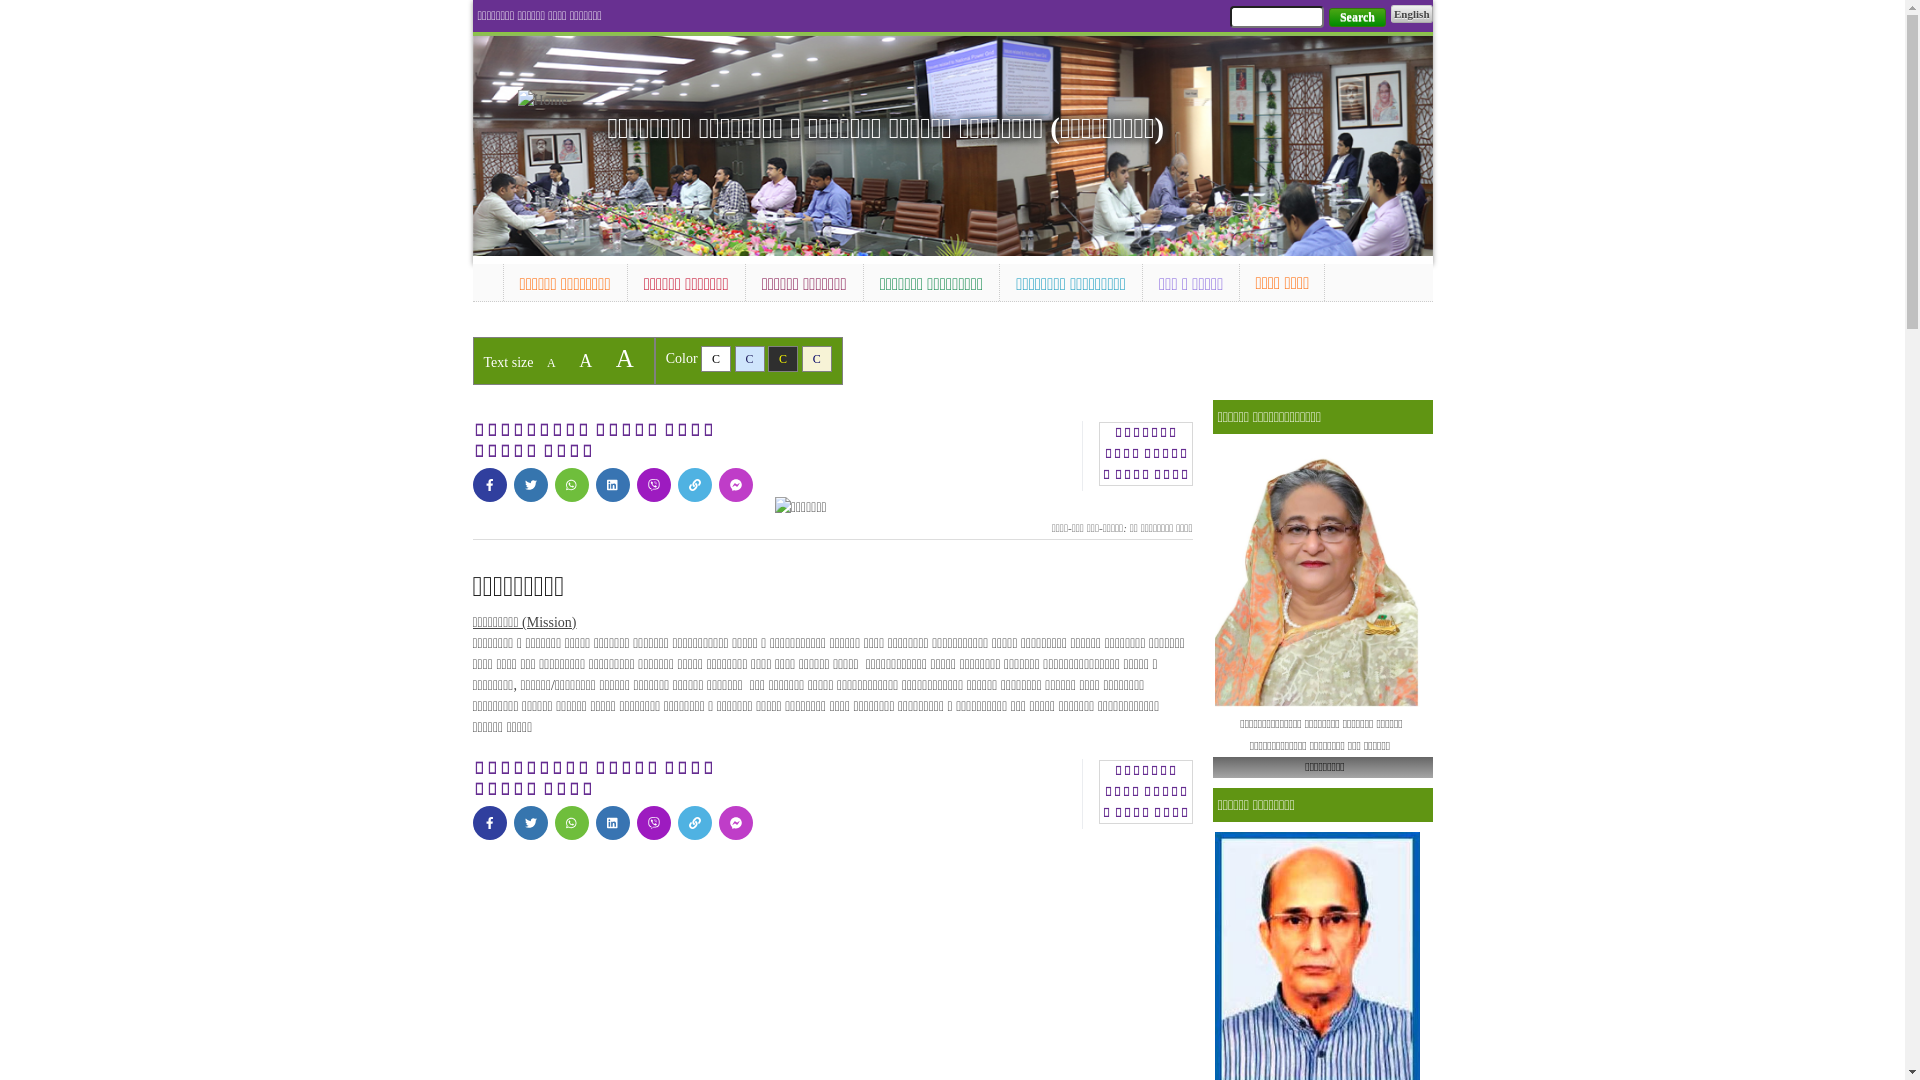 The width and height of the screenshot is (1920, 1080). Describe the element at coordinates (1410, 14) in the screenshot. I see `'English'` at that location.